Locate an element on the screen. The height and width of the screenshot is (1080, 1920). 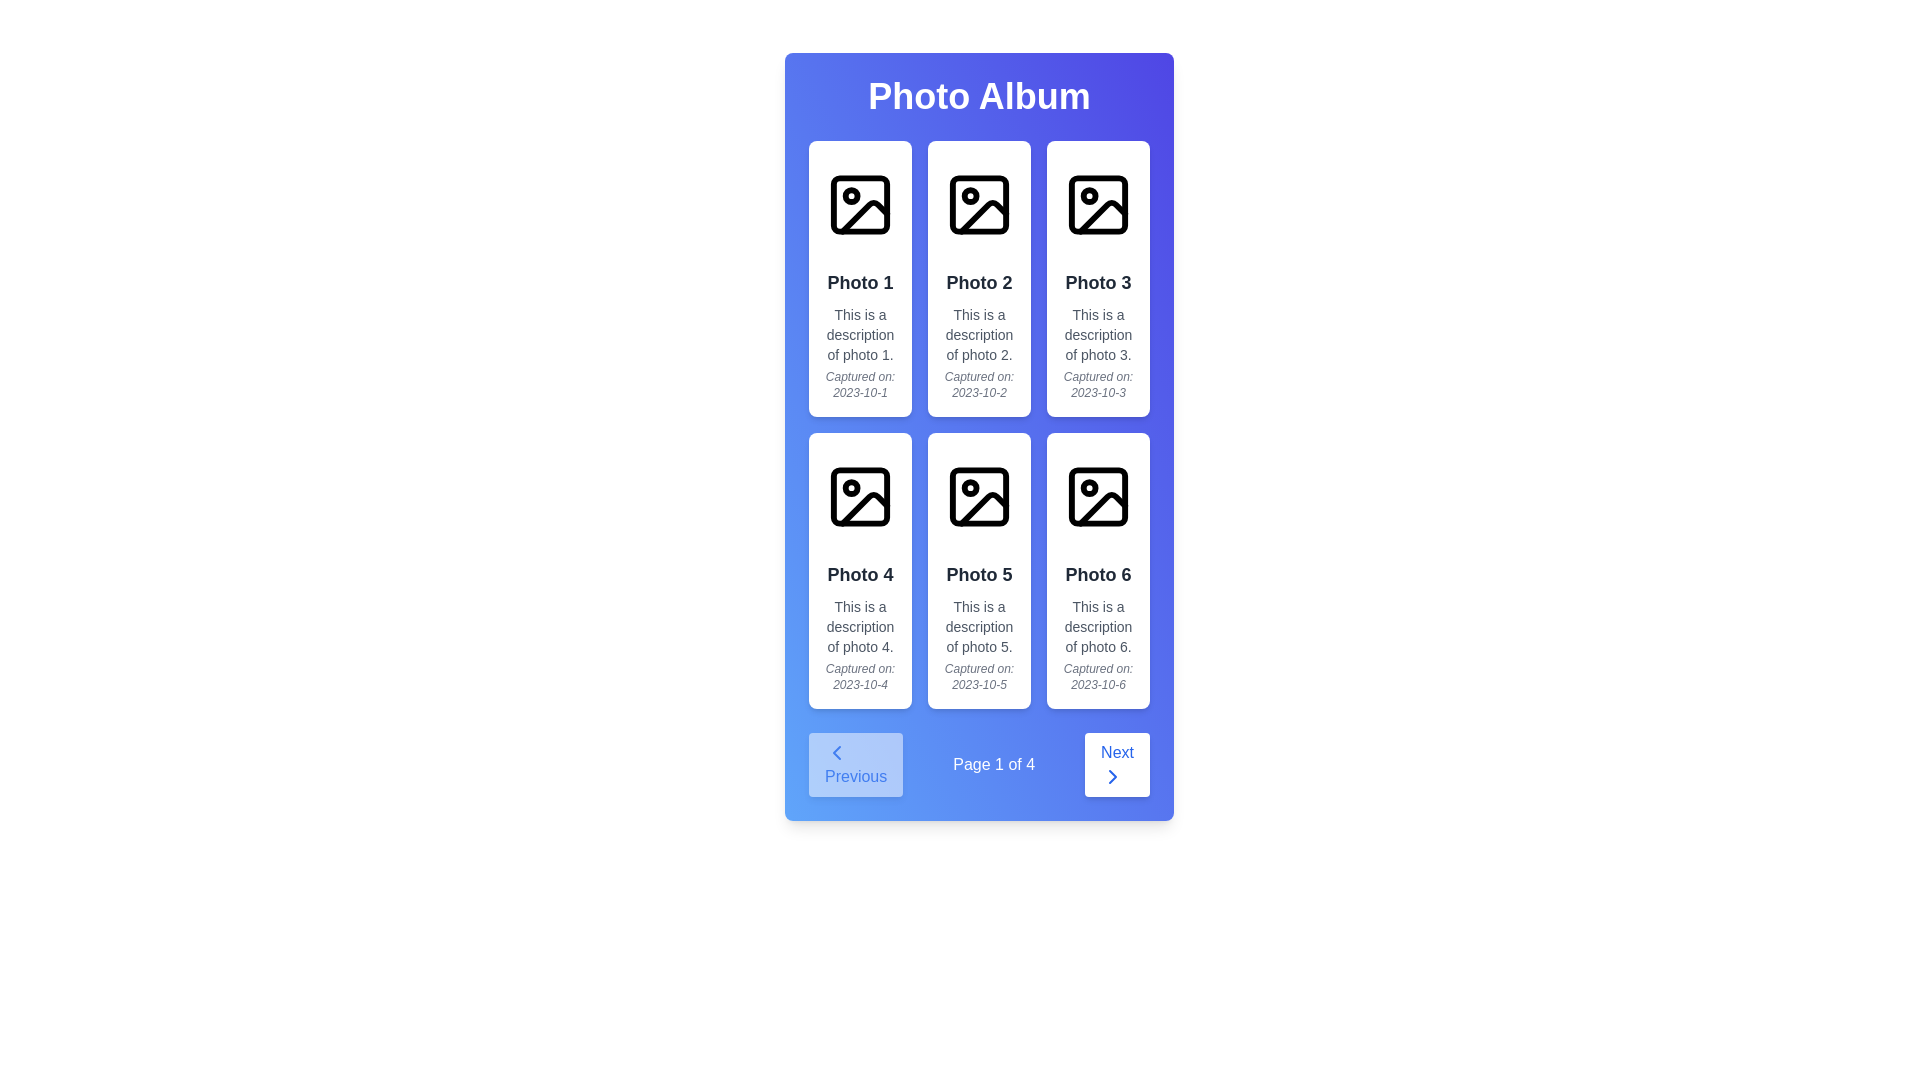
the first card element in the grid layout, which has a white background, rounded edges, and displays the title 'Photo 1' is located at coordinates (860, 278).